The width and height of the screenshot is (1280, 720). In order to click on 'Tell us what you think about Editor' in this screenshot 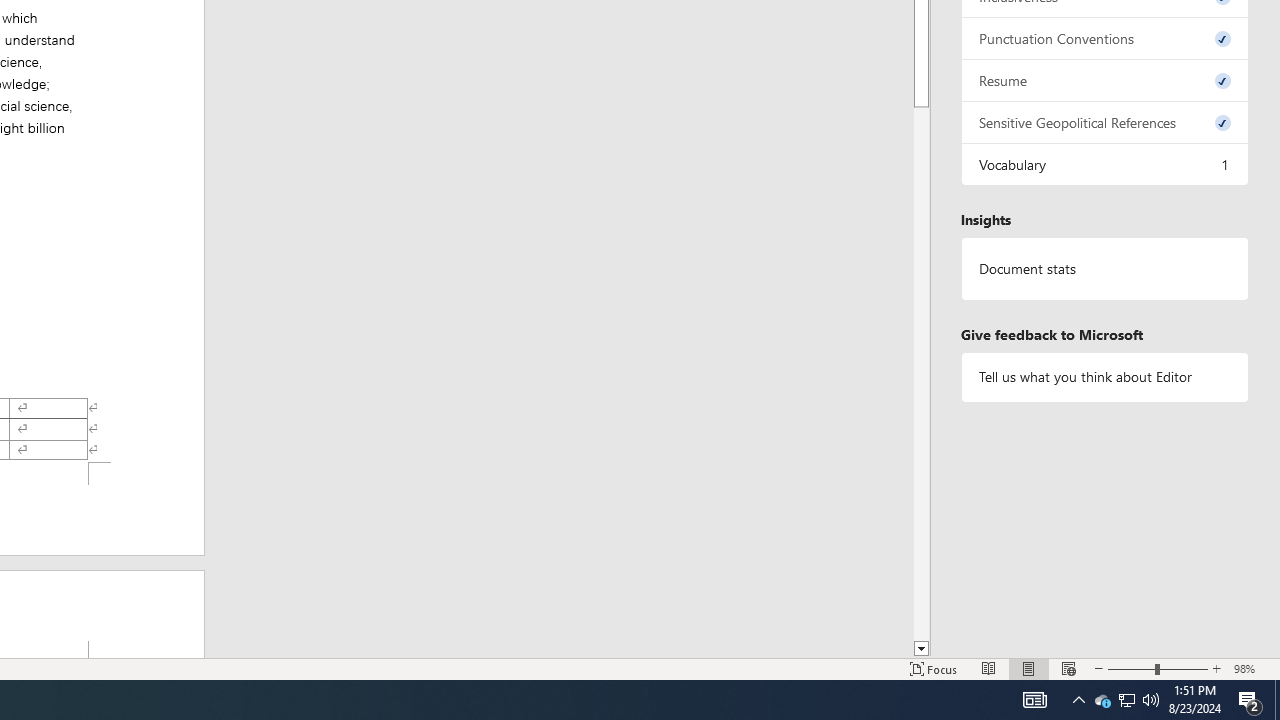, I will do `click(1104, 377)`.